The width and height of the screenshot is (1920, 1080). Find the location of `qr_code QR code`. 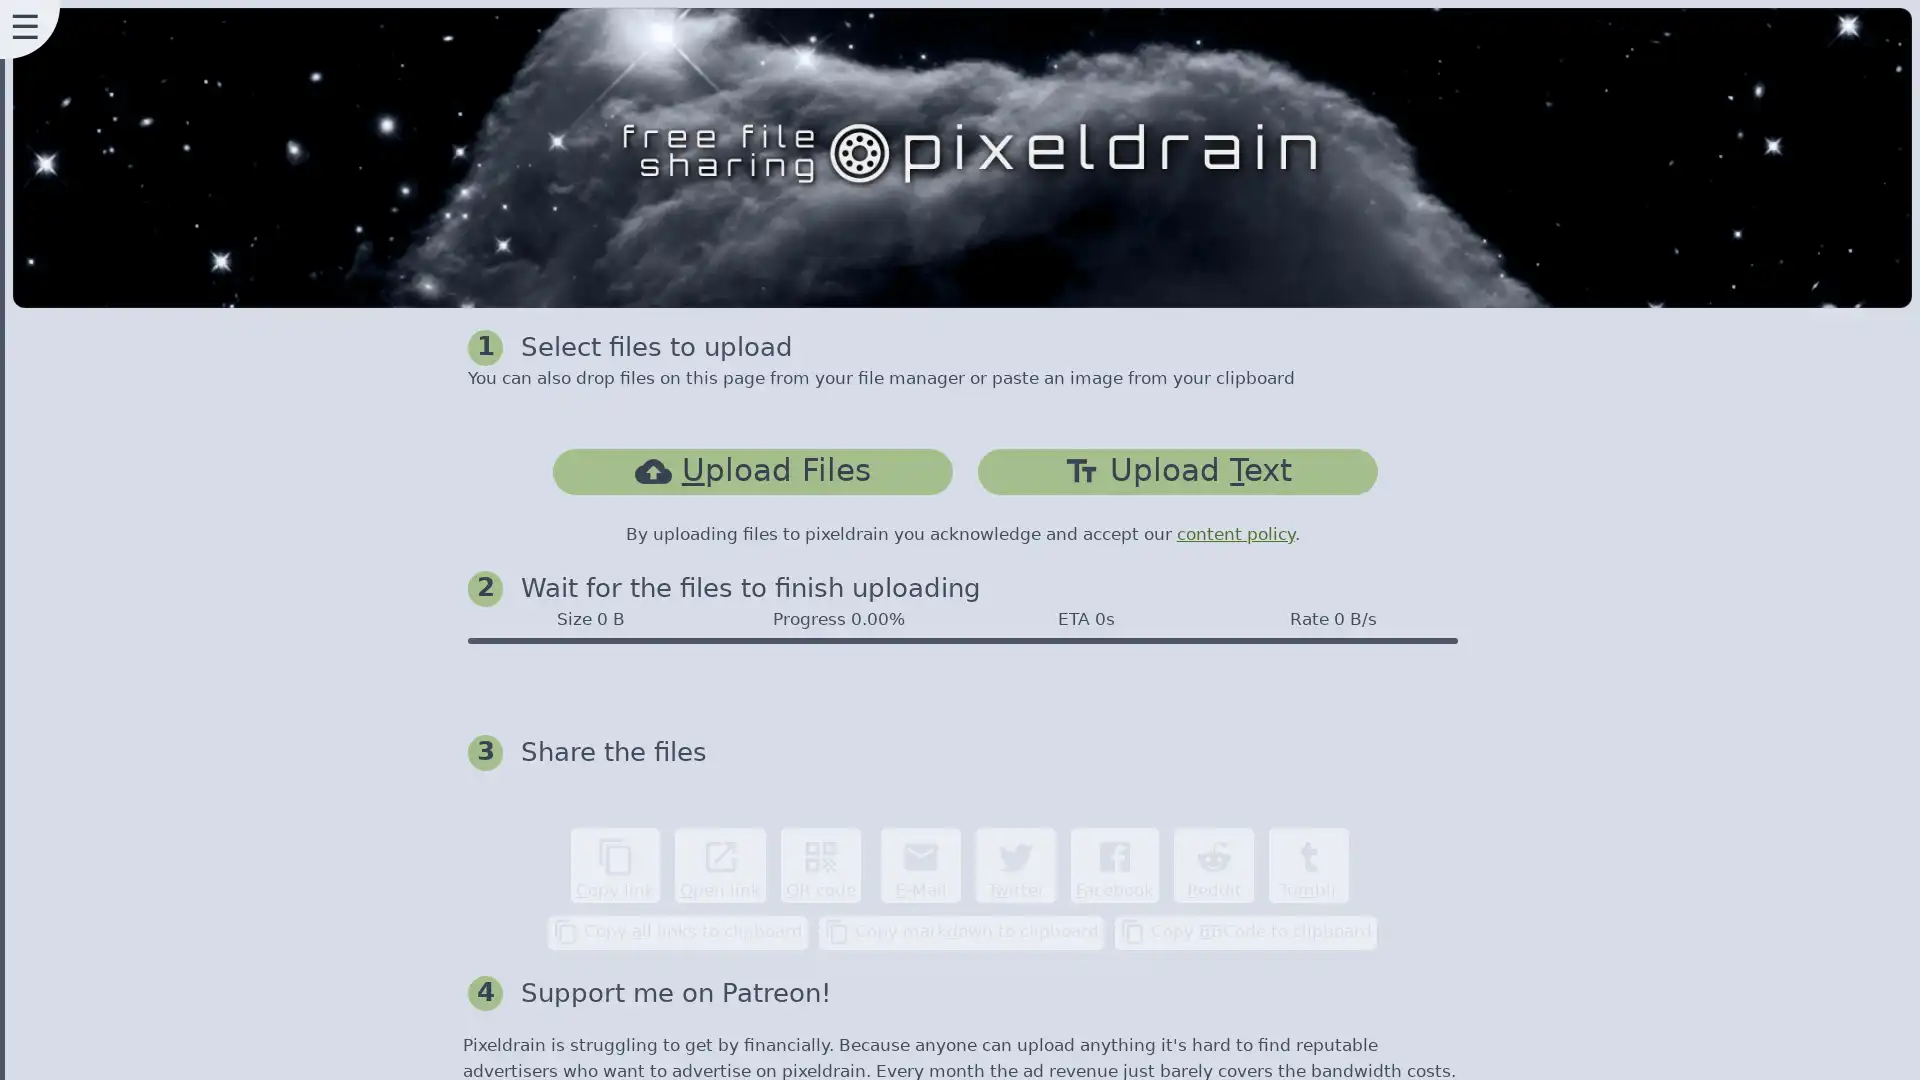

qr_code QR code is located at coordinates (963, 864).